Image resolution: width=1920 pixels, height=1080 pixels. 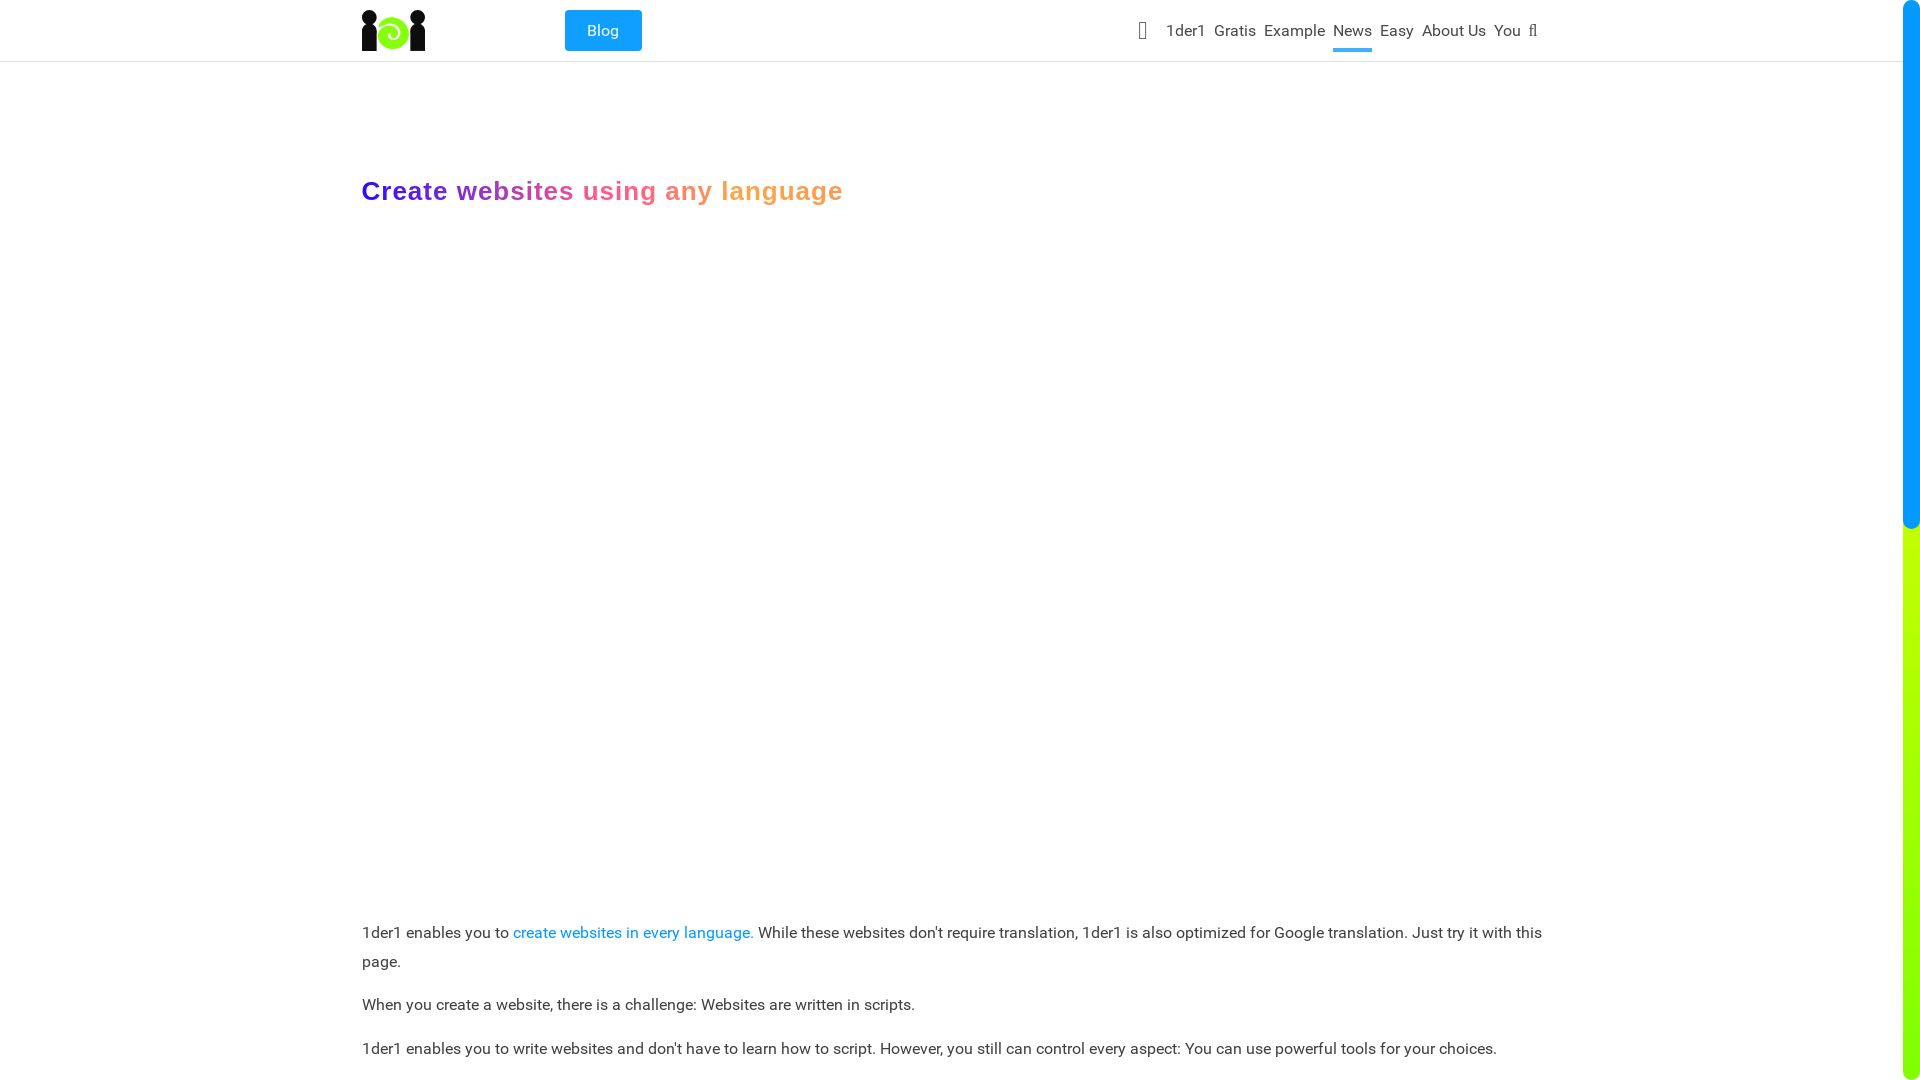 What do you see at coordinates (1145, 29) in the screenshot?
I see `' '` at bounding box center [1145, 29].